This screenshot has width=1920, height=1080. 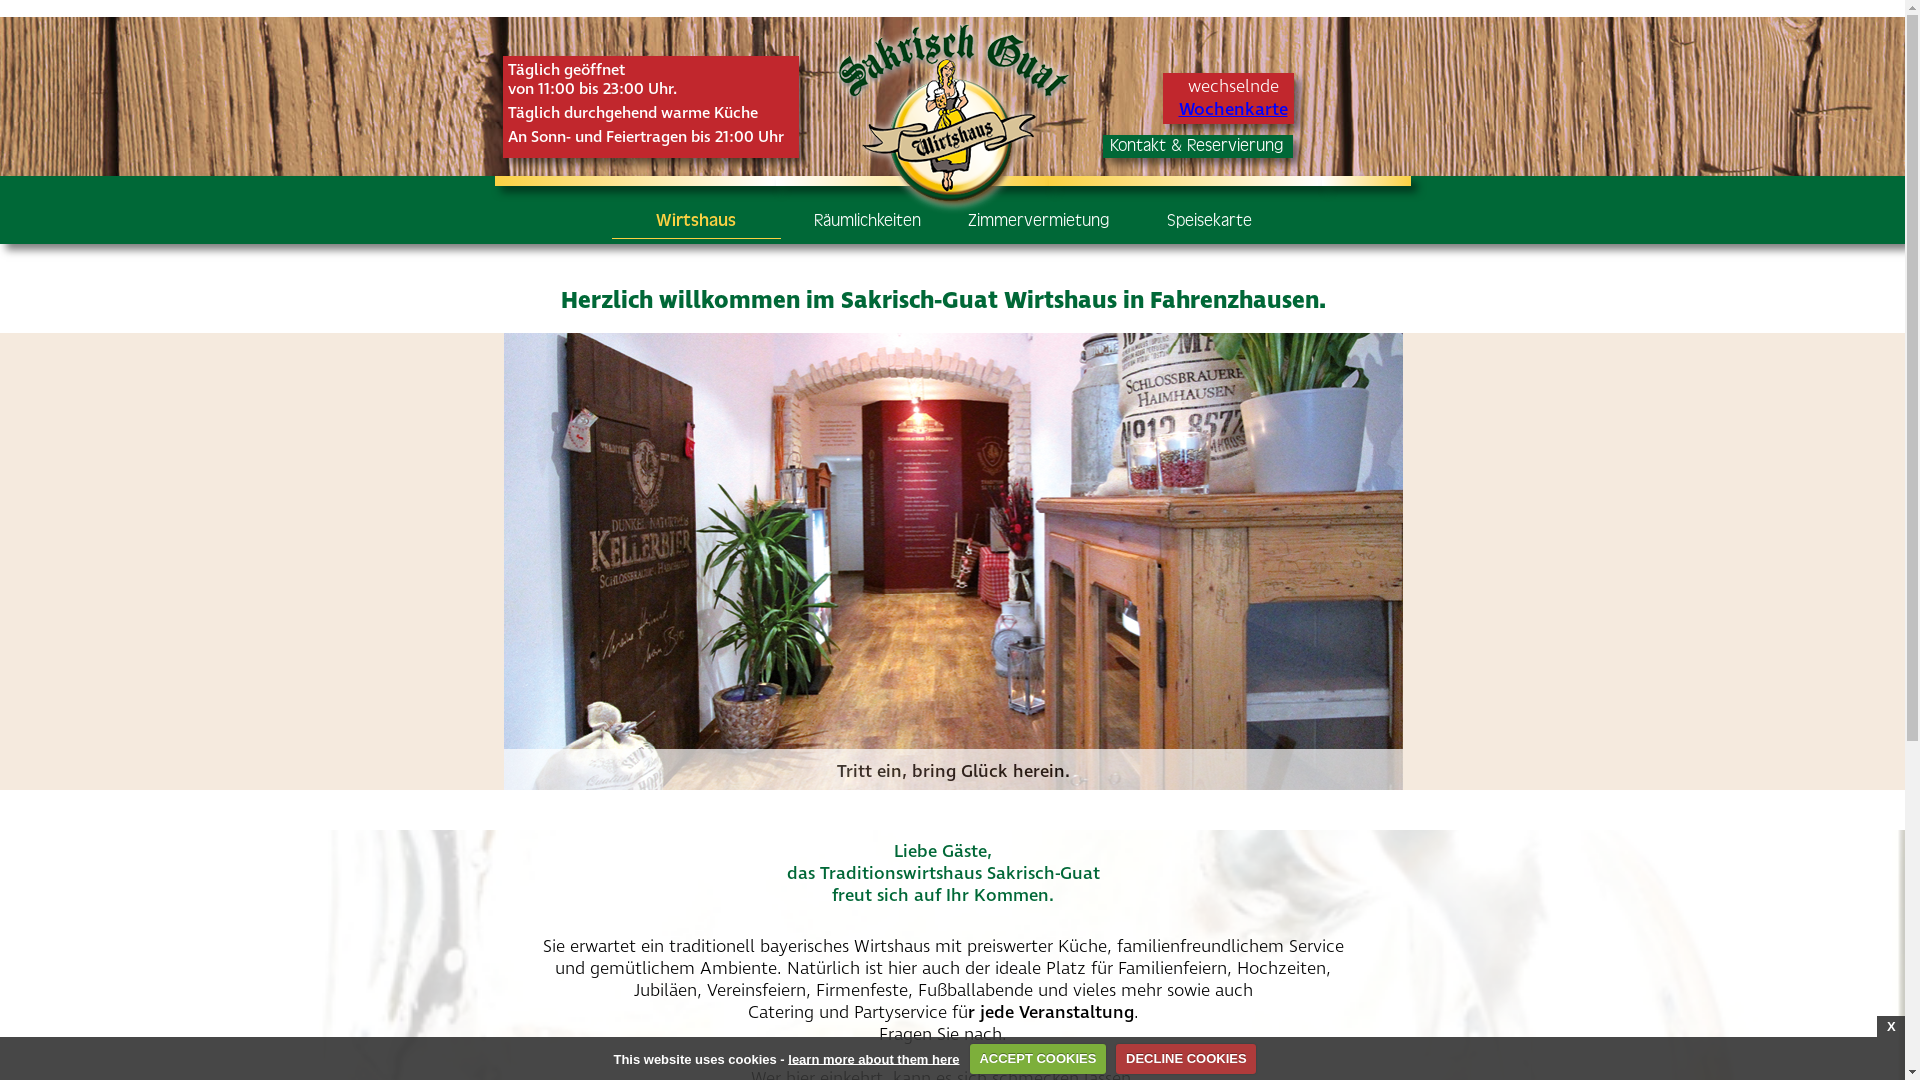 What do you see at coordinates (873, 1057) in the screenshot?
I see `'learn more about them here'` at bounding box center [873, 1057].